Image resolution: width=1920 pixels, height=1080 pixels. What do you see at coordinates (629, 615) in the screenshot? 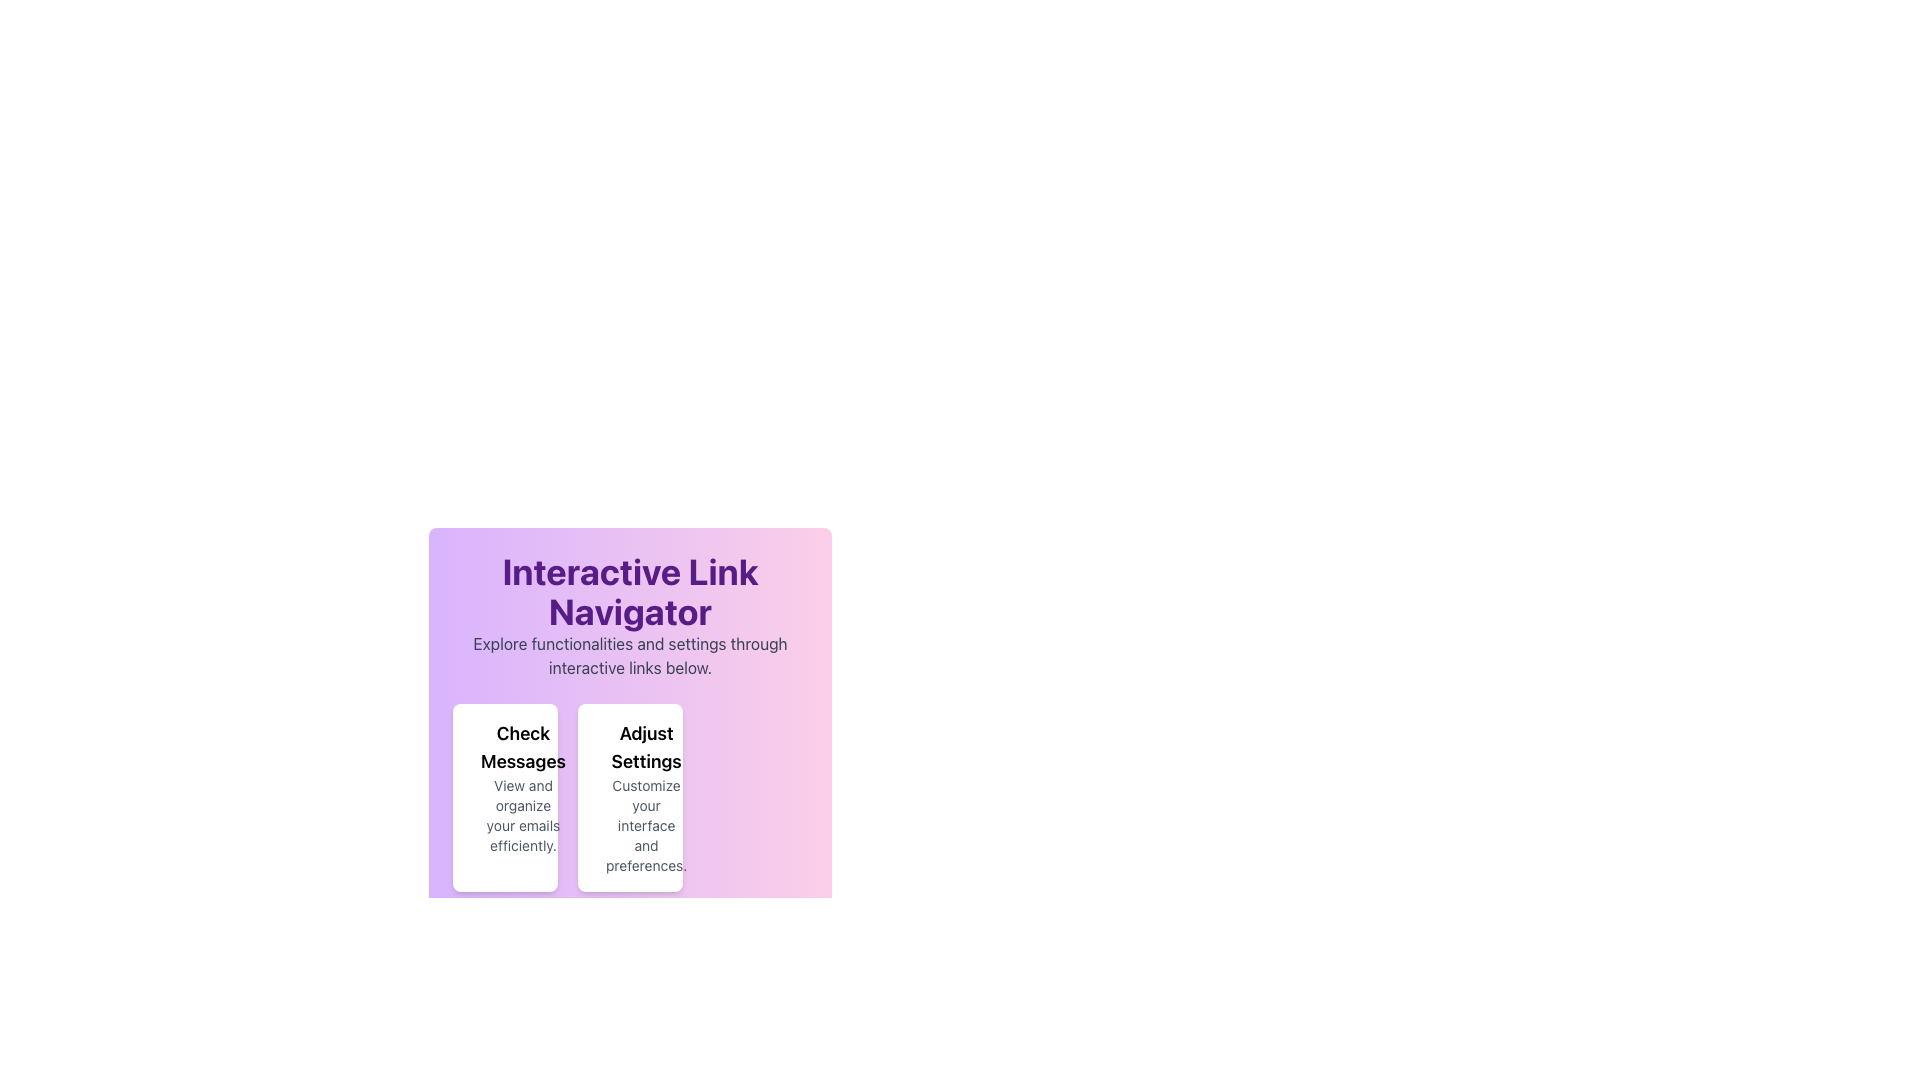
I see `the Text block (Header with subtext) that displays 'Interactive Link Navigator' and 'Explore functionalities and settings through interactive links below.'` at bounding box center [629, 615].